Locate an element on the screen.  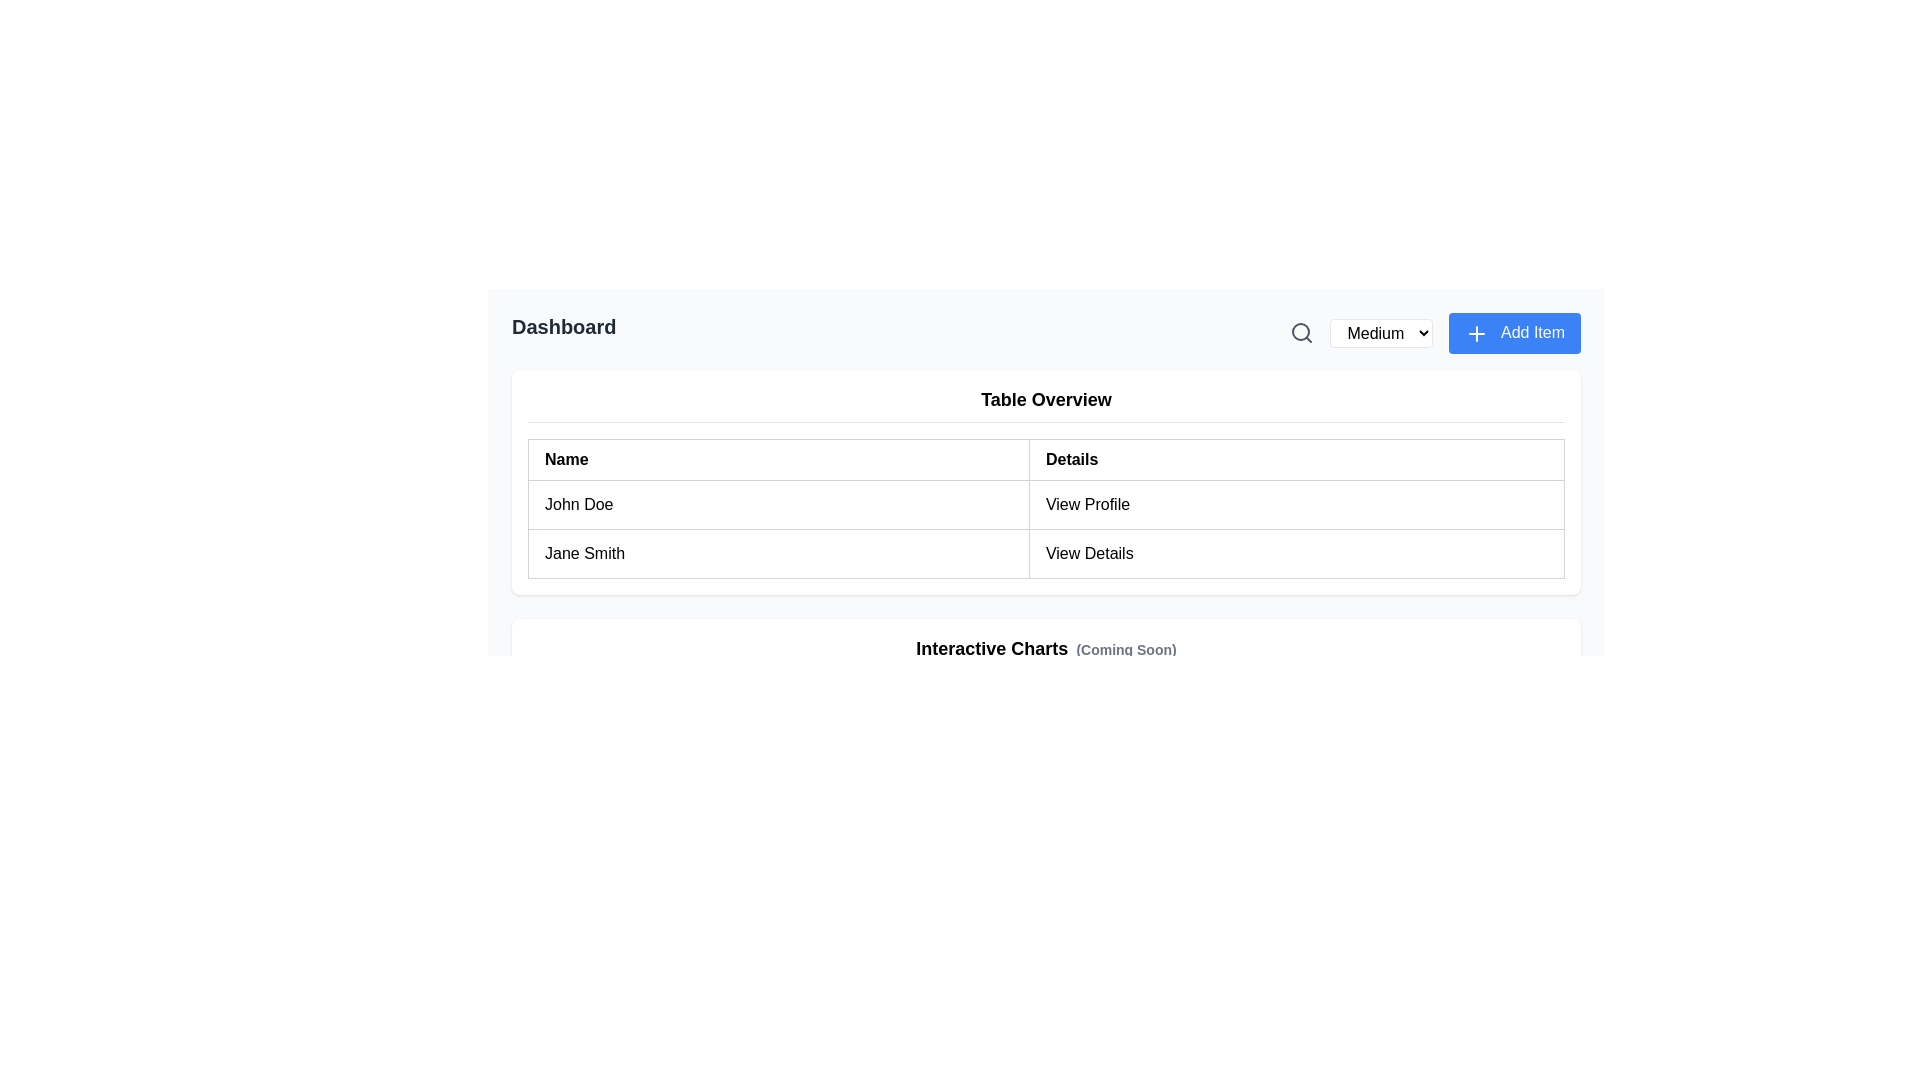
the bold, black text element with the content 'Table Overview', which serves as a header in the upper part of a card layout is located at coordinates (1045, 404).